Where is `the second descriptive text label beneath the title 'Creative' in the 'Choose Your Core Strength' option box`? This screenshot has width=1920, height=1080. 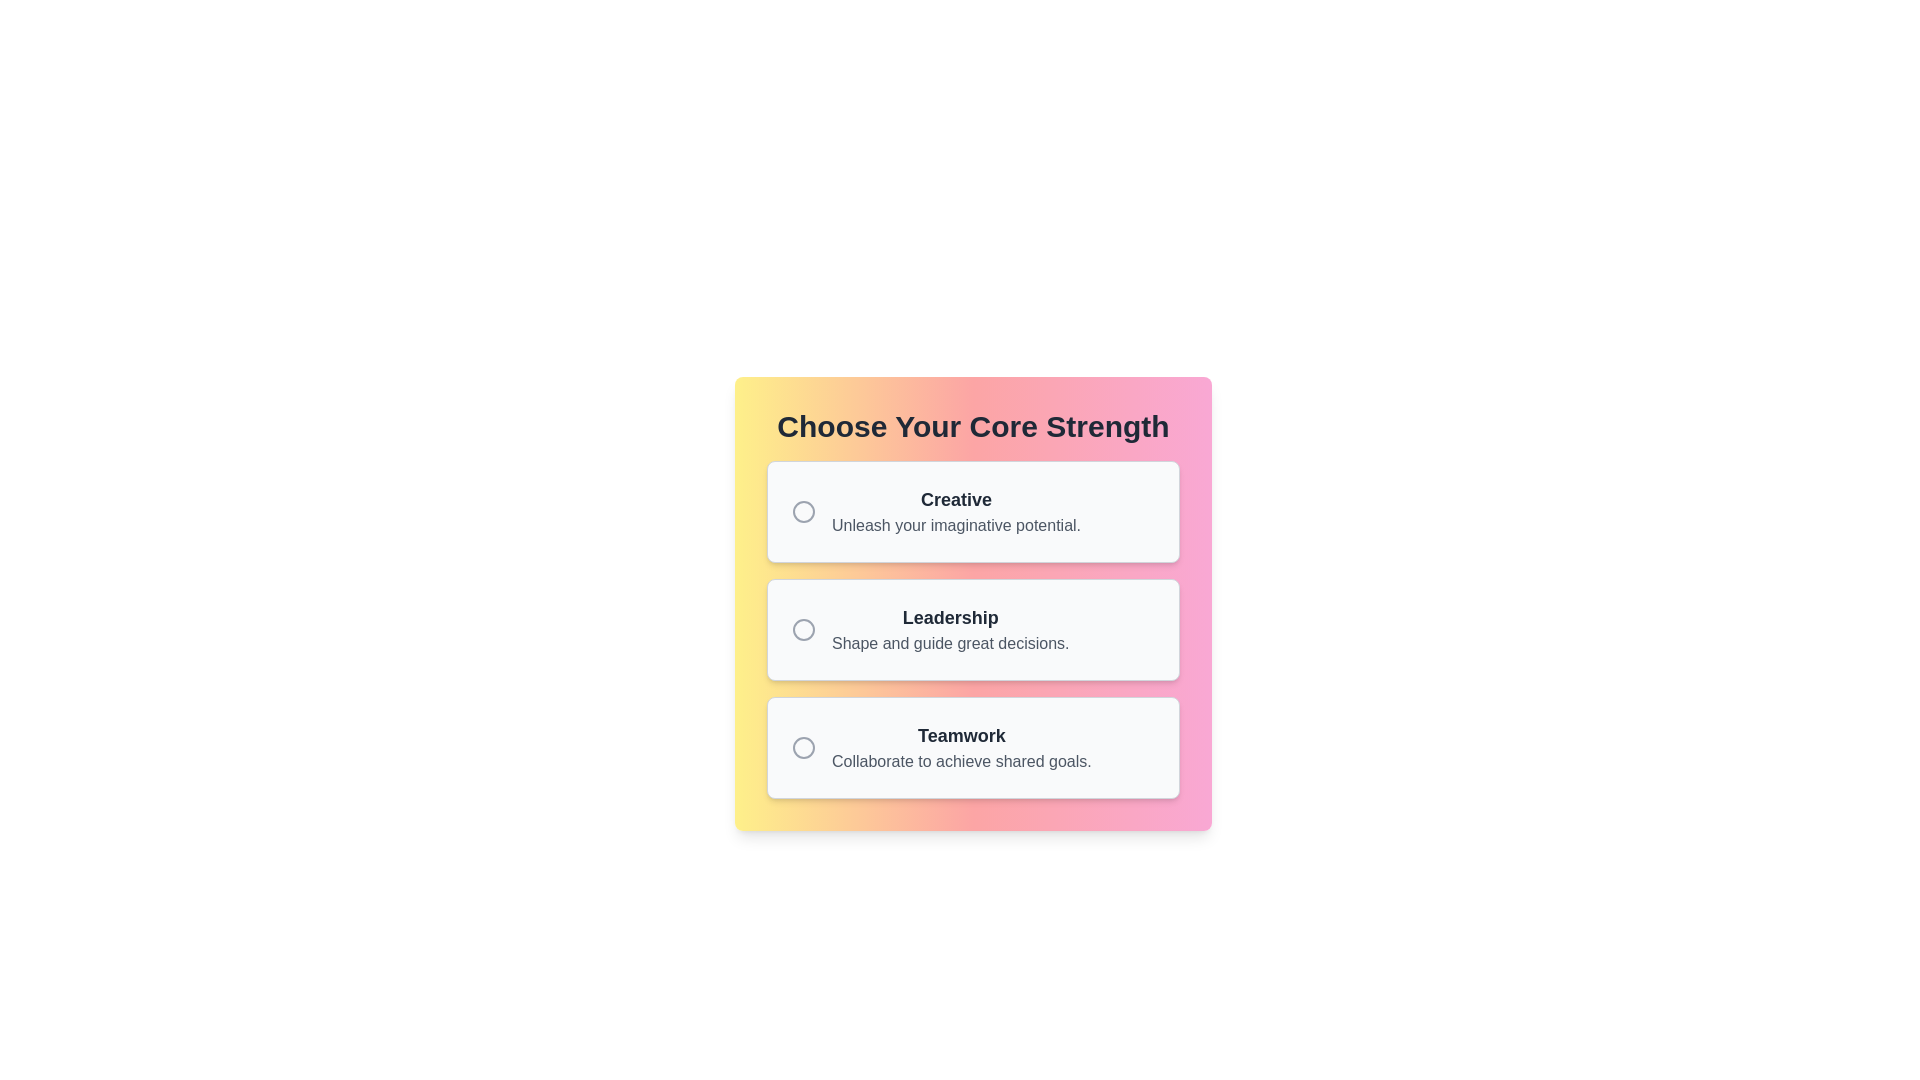 the second descriptive text label beneath the title 'Creative' in the 'Choose Your Core Strength' option box is located at coordinates (955, 524).